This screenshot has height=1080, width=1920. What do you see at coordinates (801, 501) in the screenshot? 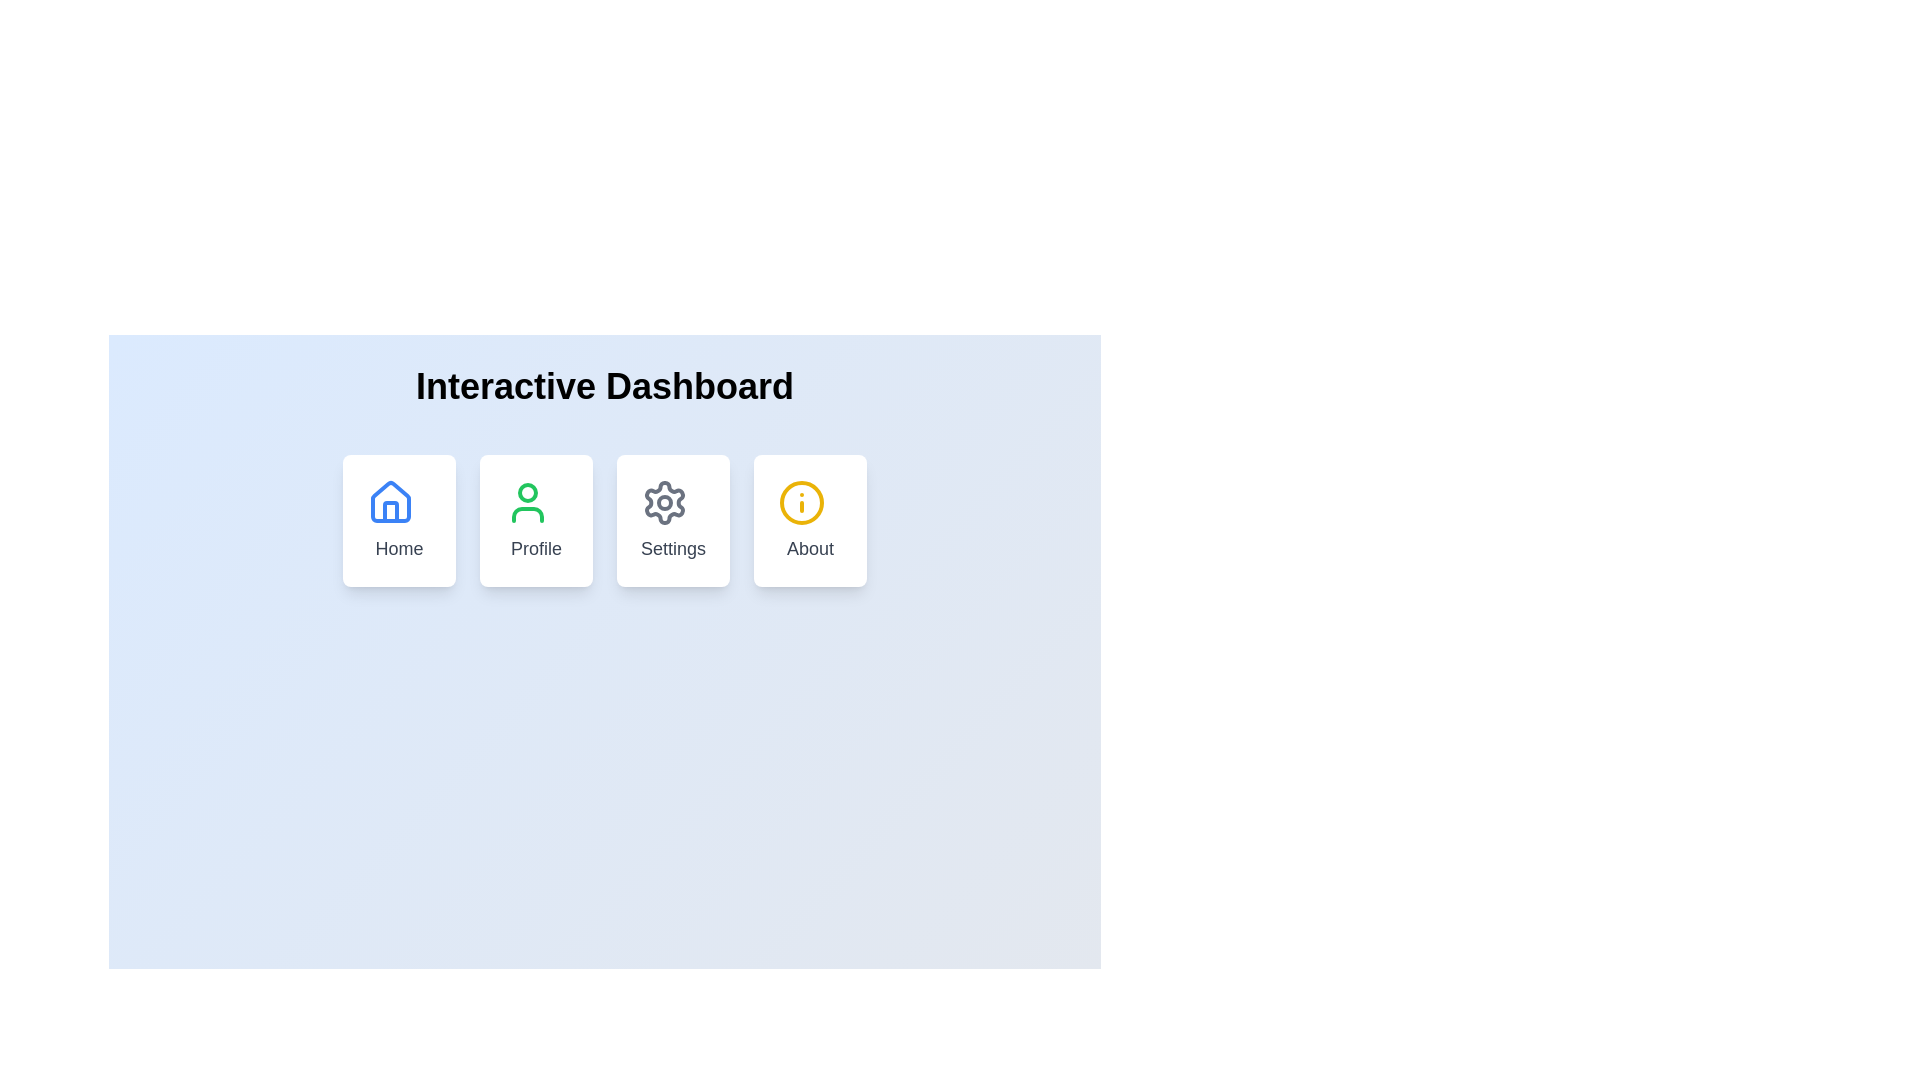
I see `the decorative graphic element, which is a circular graphic with a yellow outline and hollow center, located within the 'About' icon at the bottom-right of the main user interface` at bounding box center [801, 501].